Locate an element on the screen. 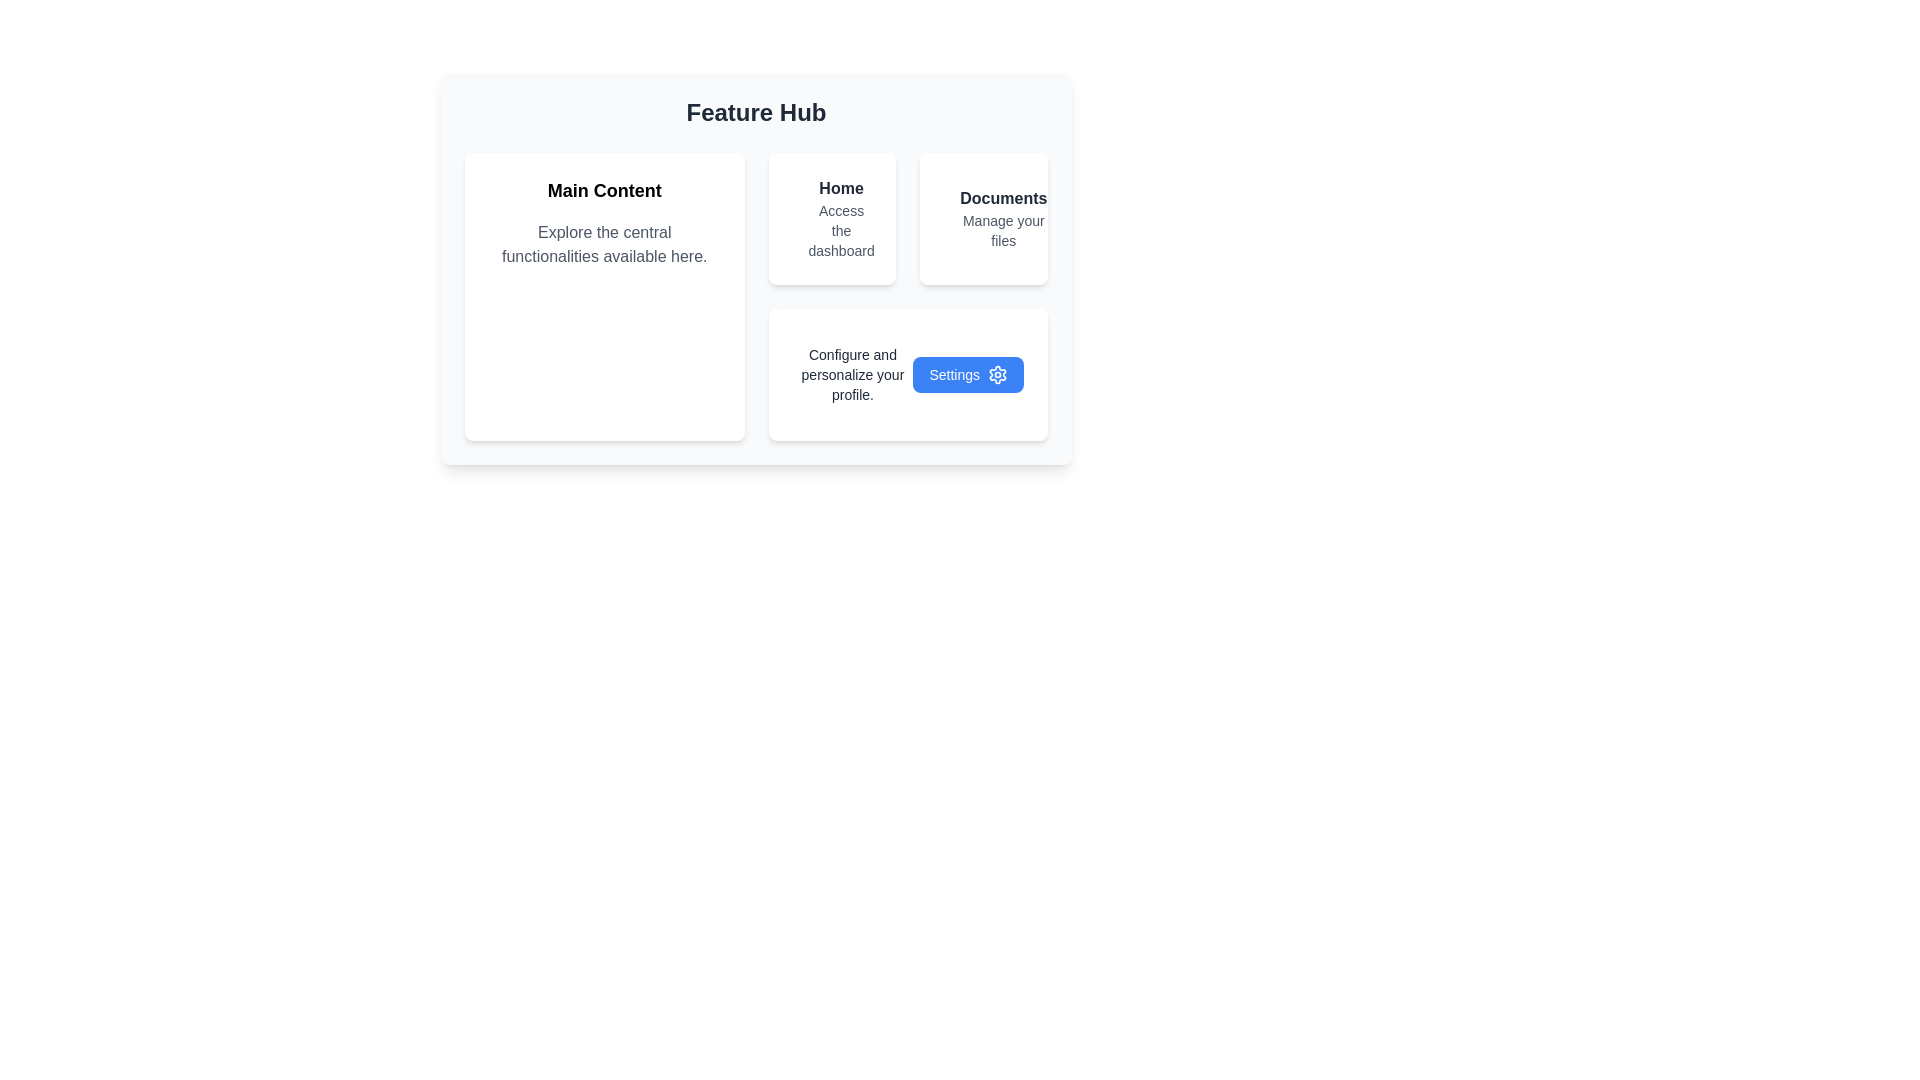  the informational card titled 'Home' that has a description 'Access the dashboard', which is a rectangular box with rounded corners located in the grid layout is located at coordinates (832, 219).